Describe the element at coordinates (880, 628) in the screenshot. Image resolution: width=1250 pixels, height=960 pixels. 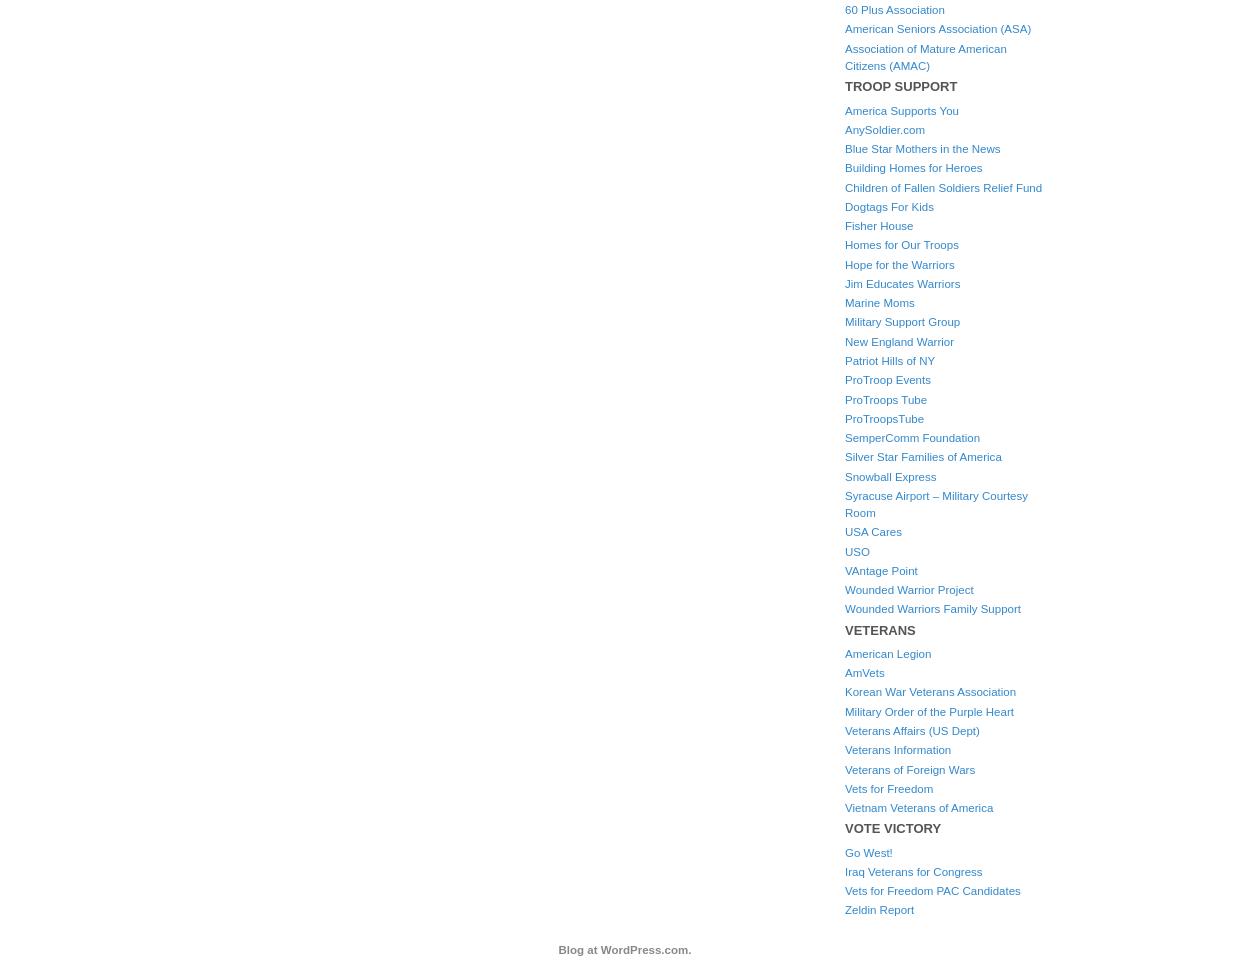
I see `'Veterans'` at that location.